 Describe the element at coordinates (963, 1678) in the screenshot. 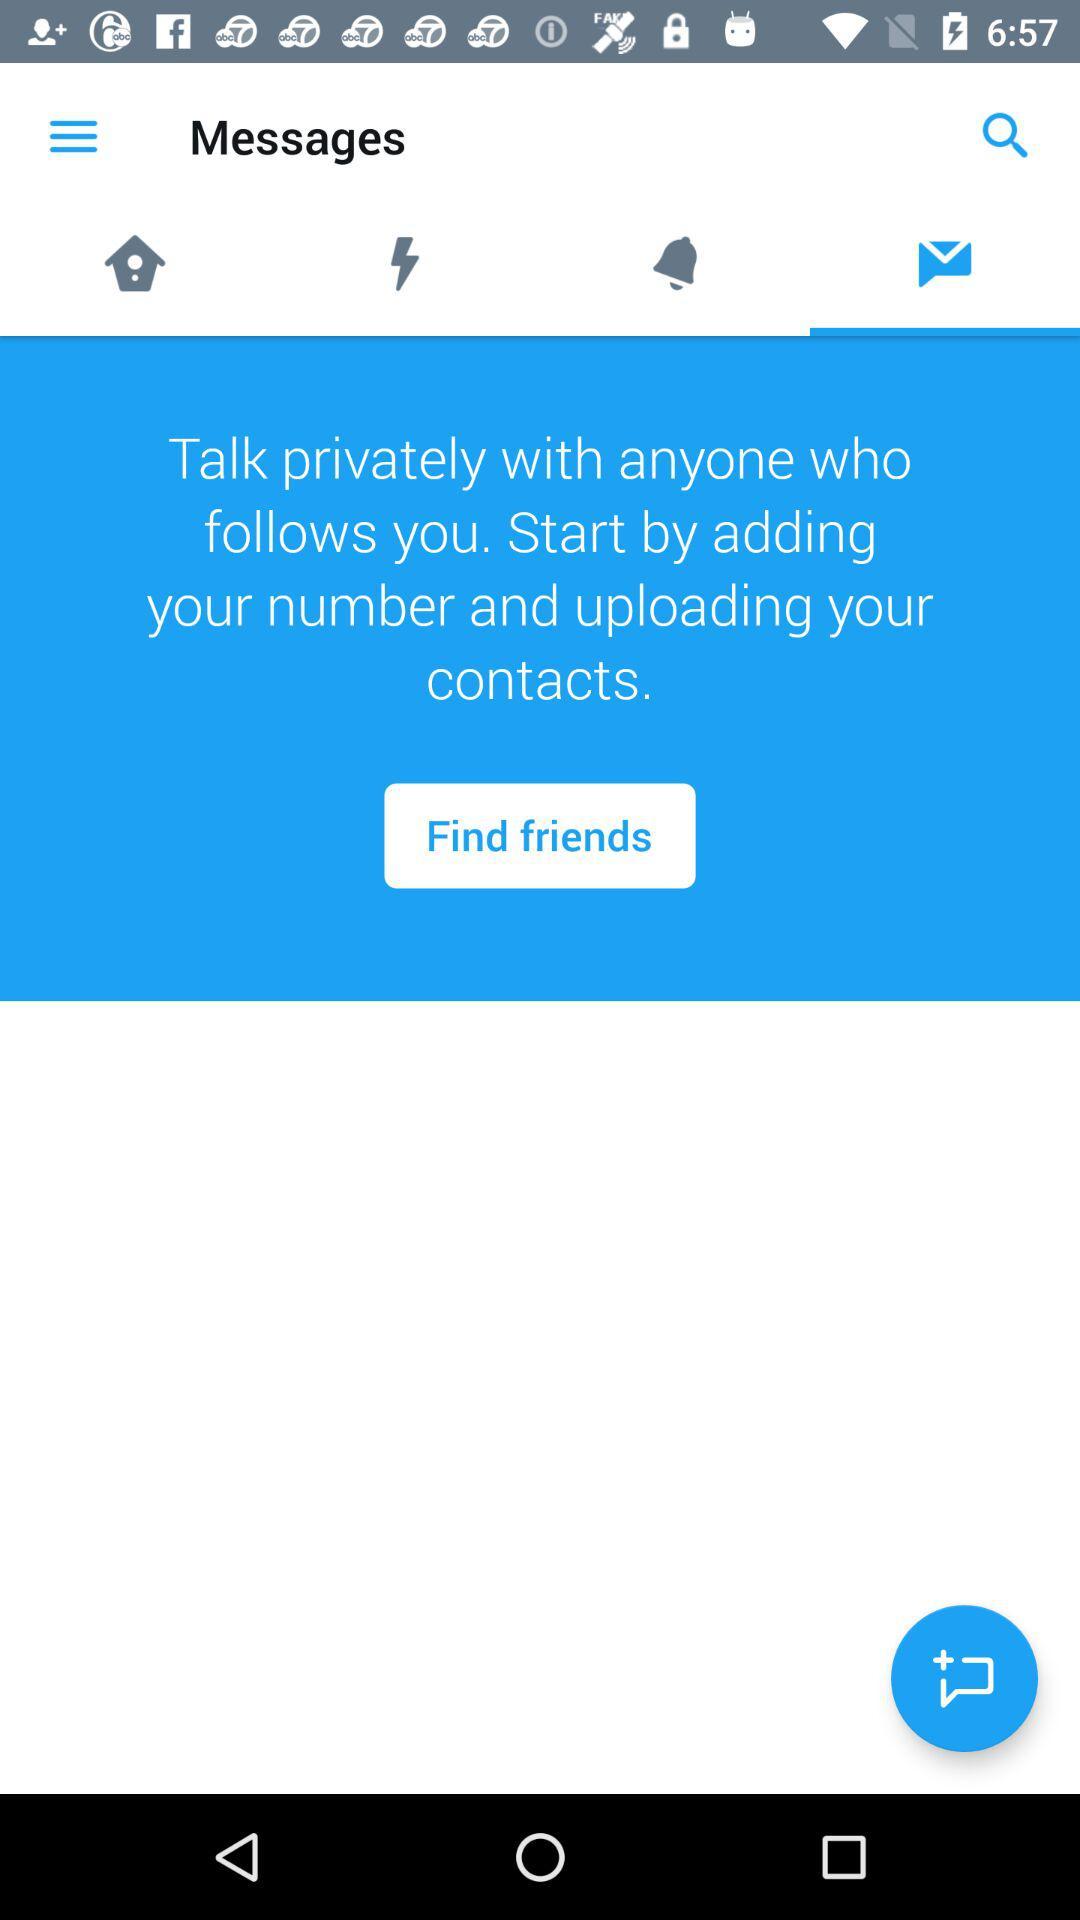

I see `the chat icon` at that location.